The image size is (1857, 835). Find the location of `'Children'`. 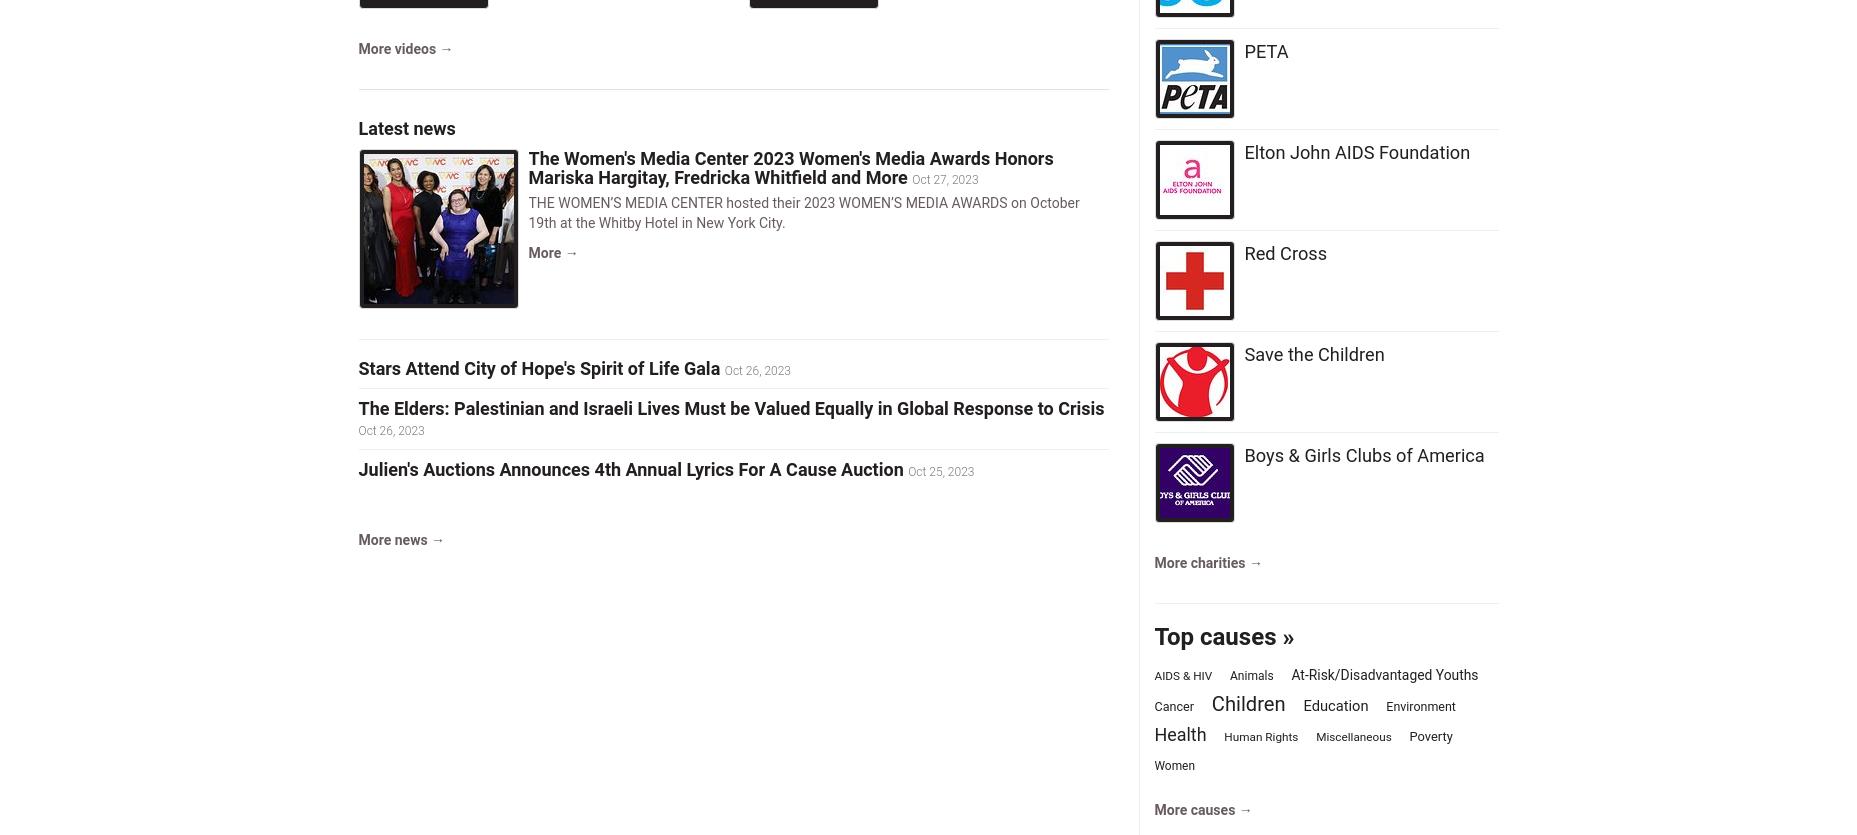

'Children' is located at coordinates (1210, 702).